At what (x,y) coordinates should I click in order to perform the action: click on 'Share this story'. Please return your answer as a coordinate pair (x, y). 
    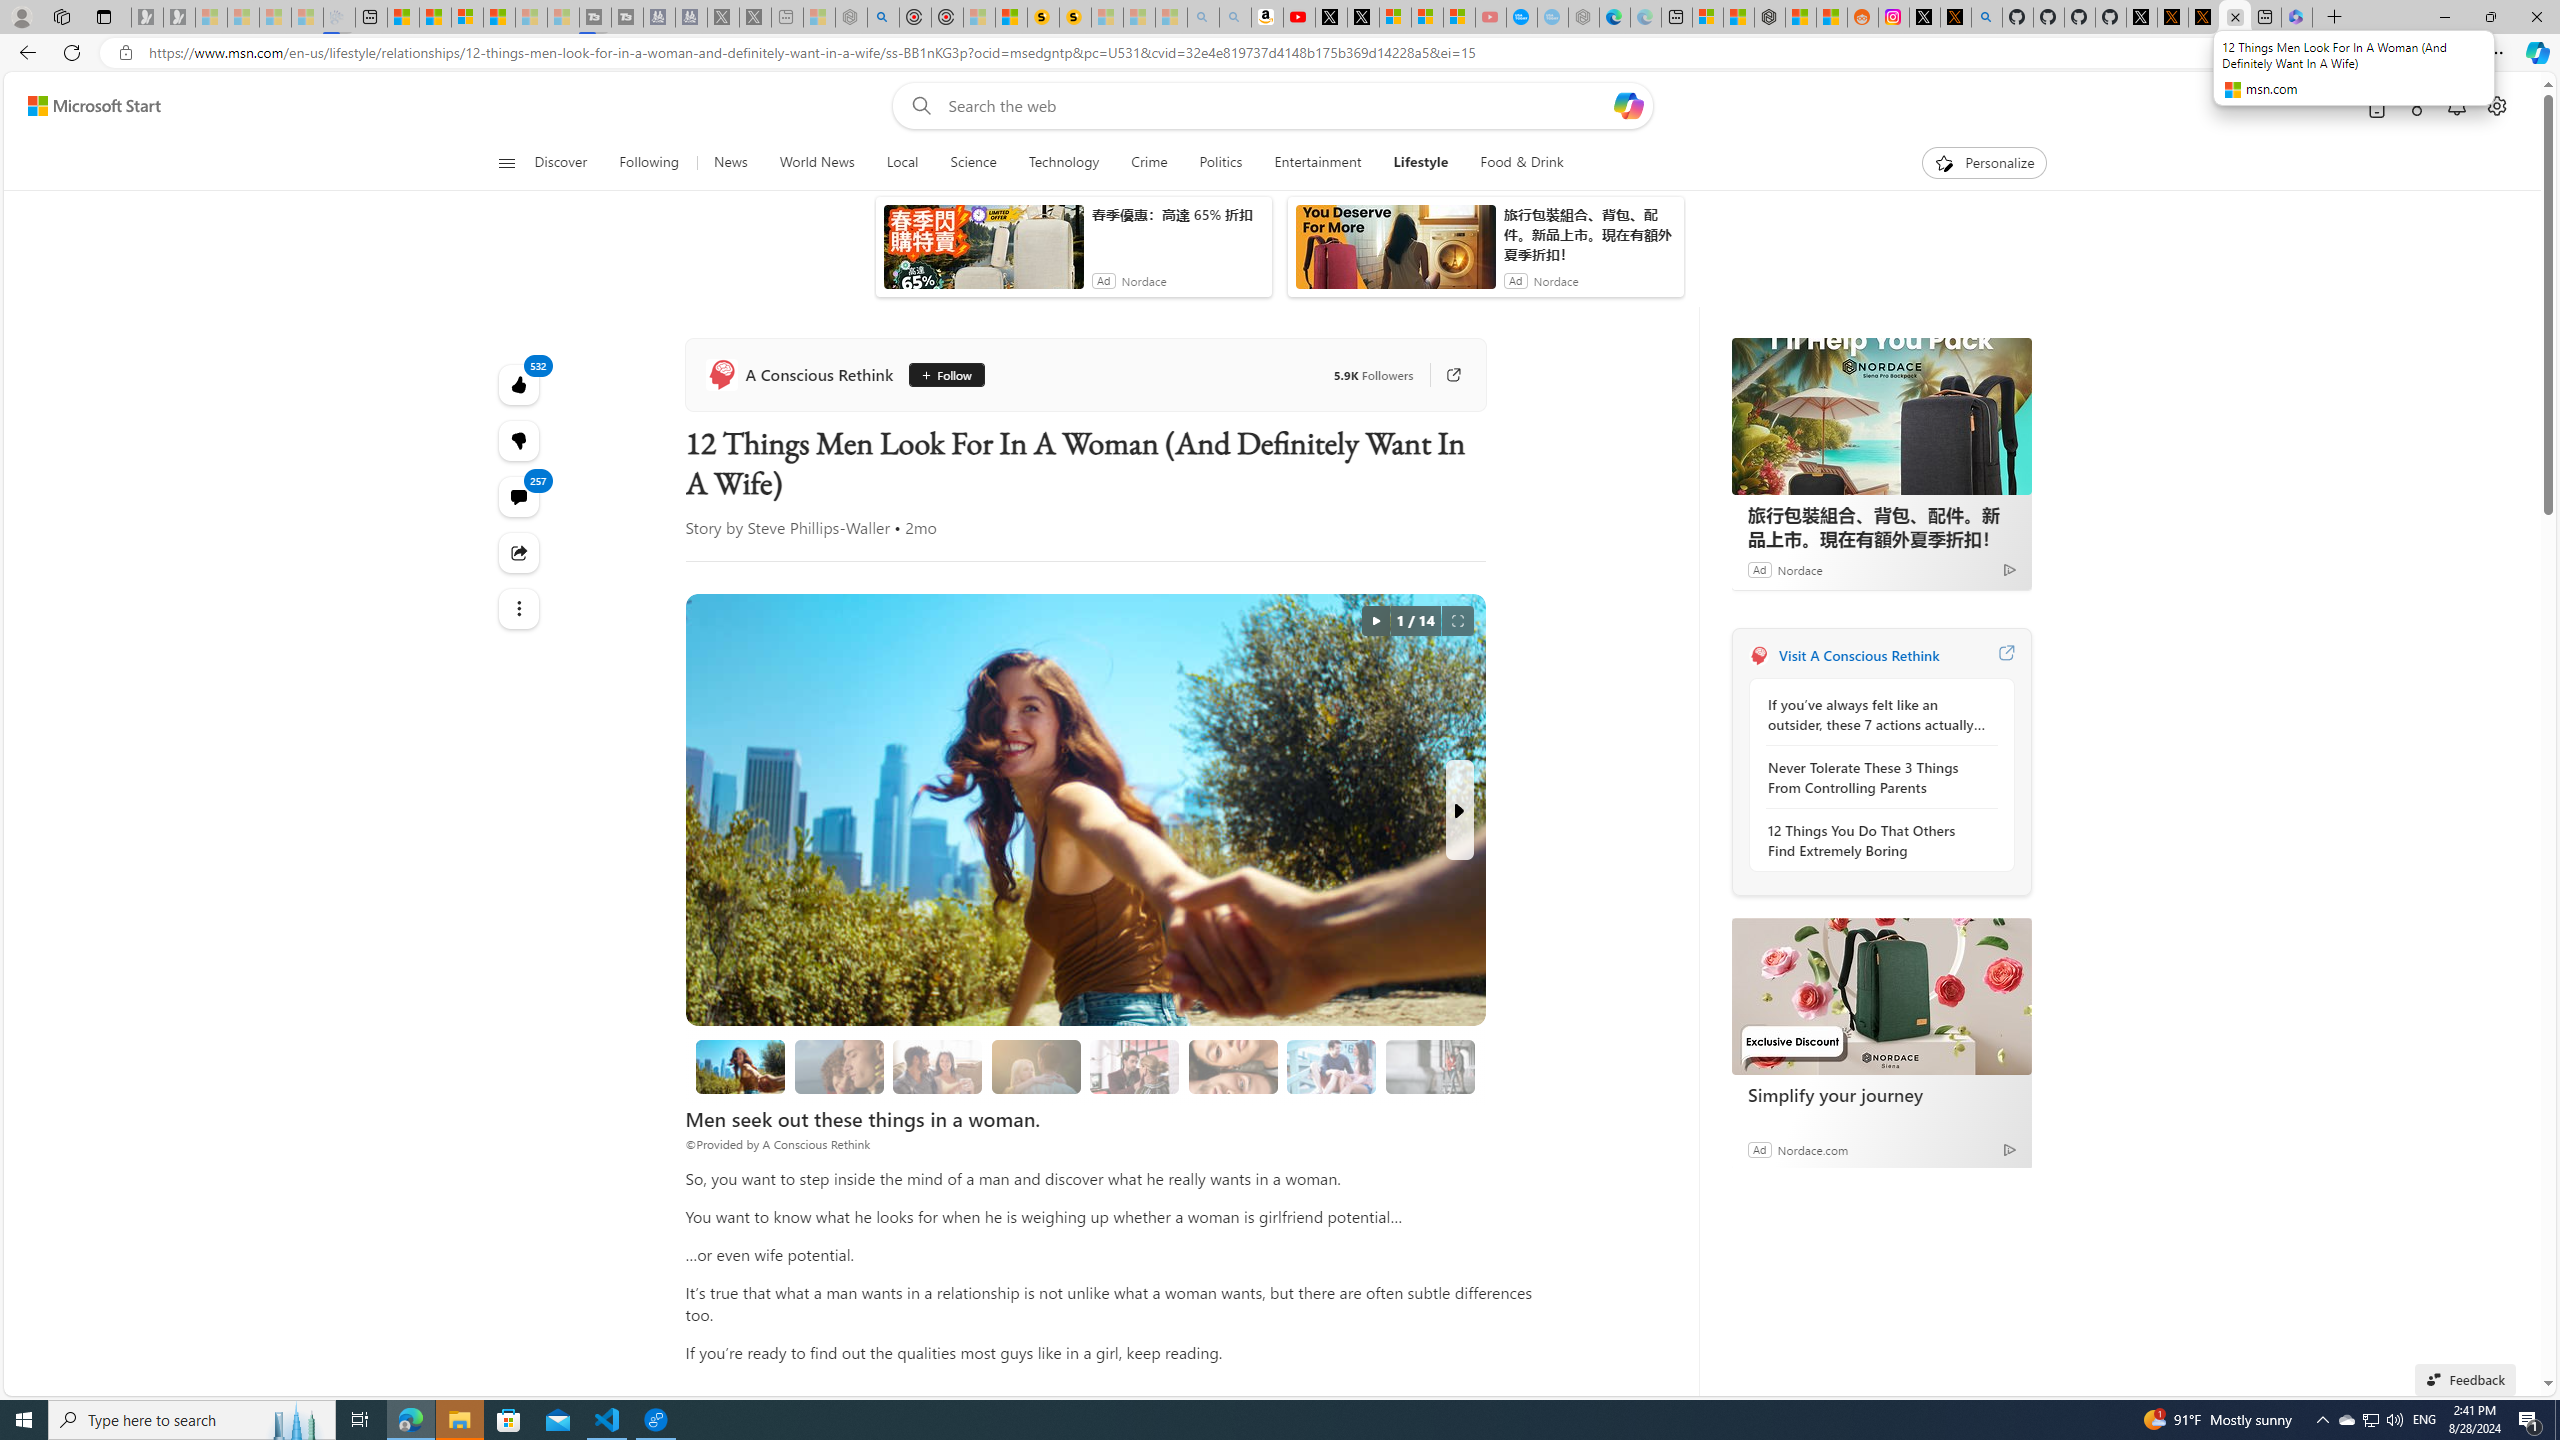
    Looking at the image, I should click on (518, 551).